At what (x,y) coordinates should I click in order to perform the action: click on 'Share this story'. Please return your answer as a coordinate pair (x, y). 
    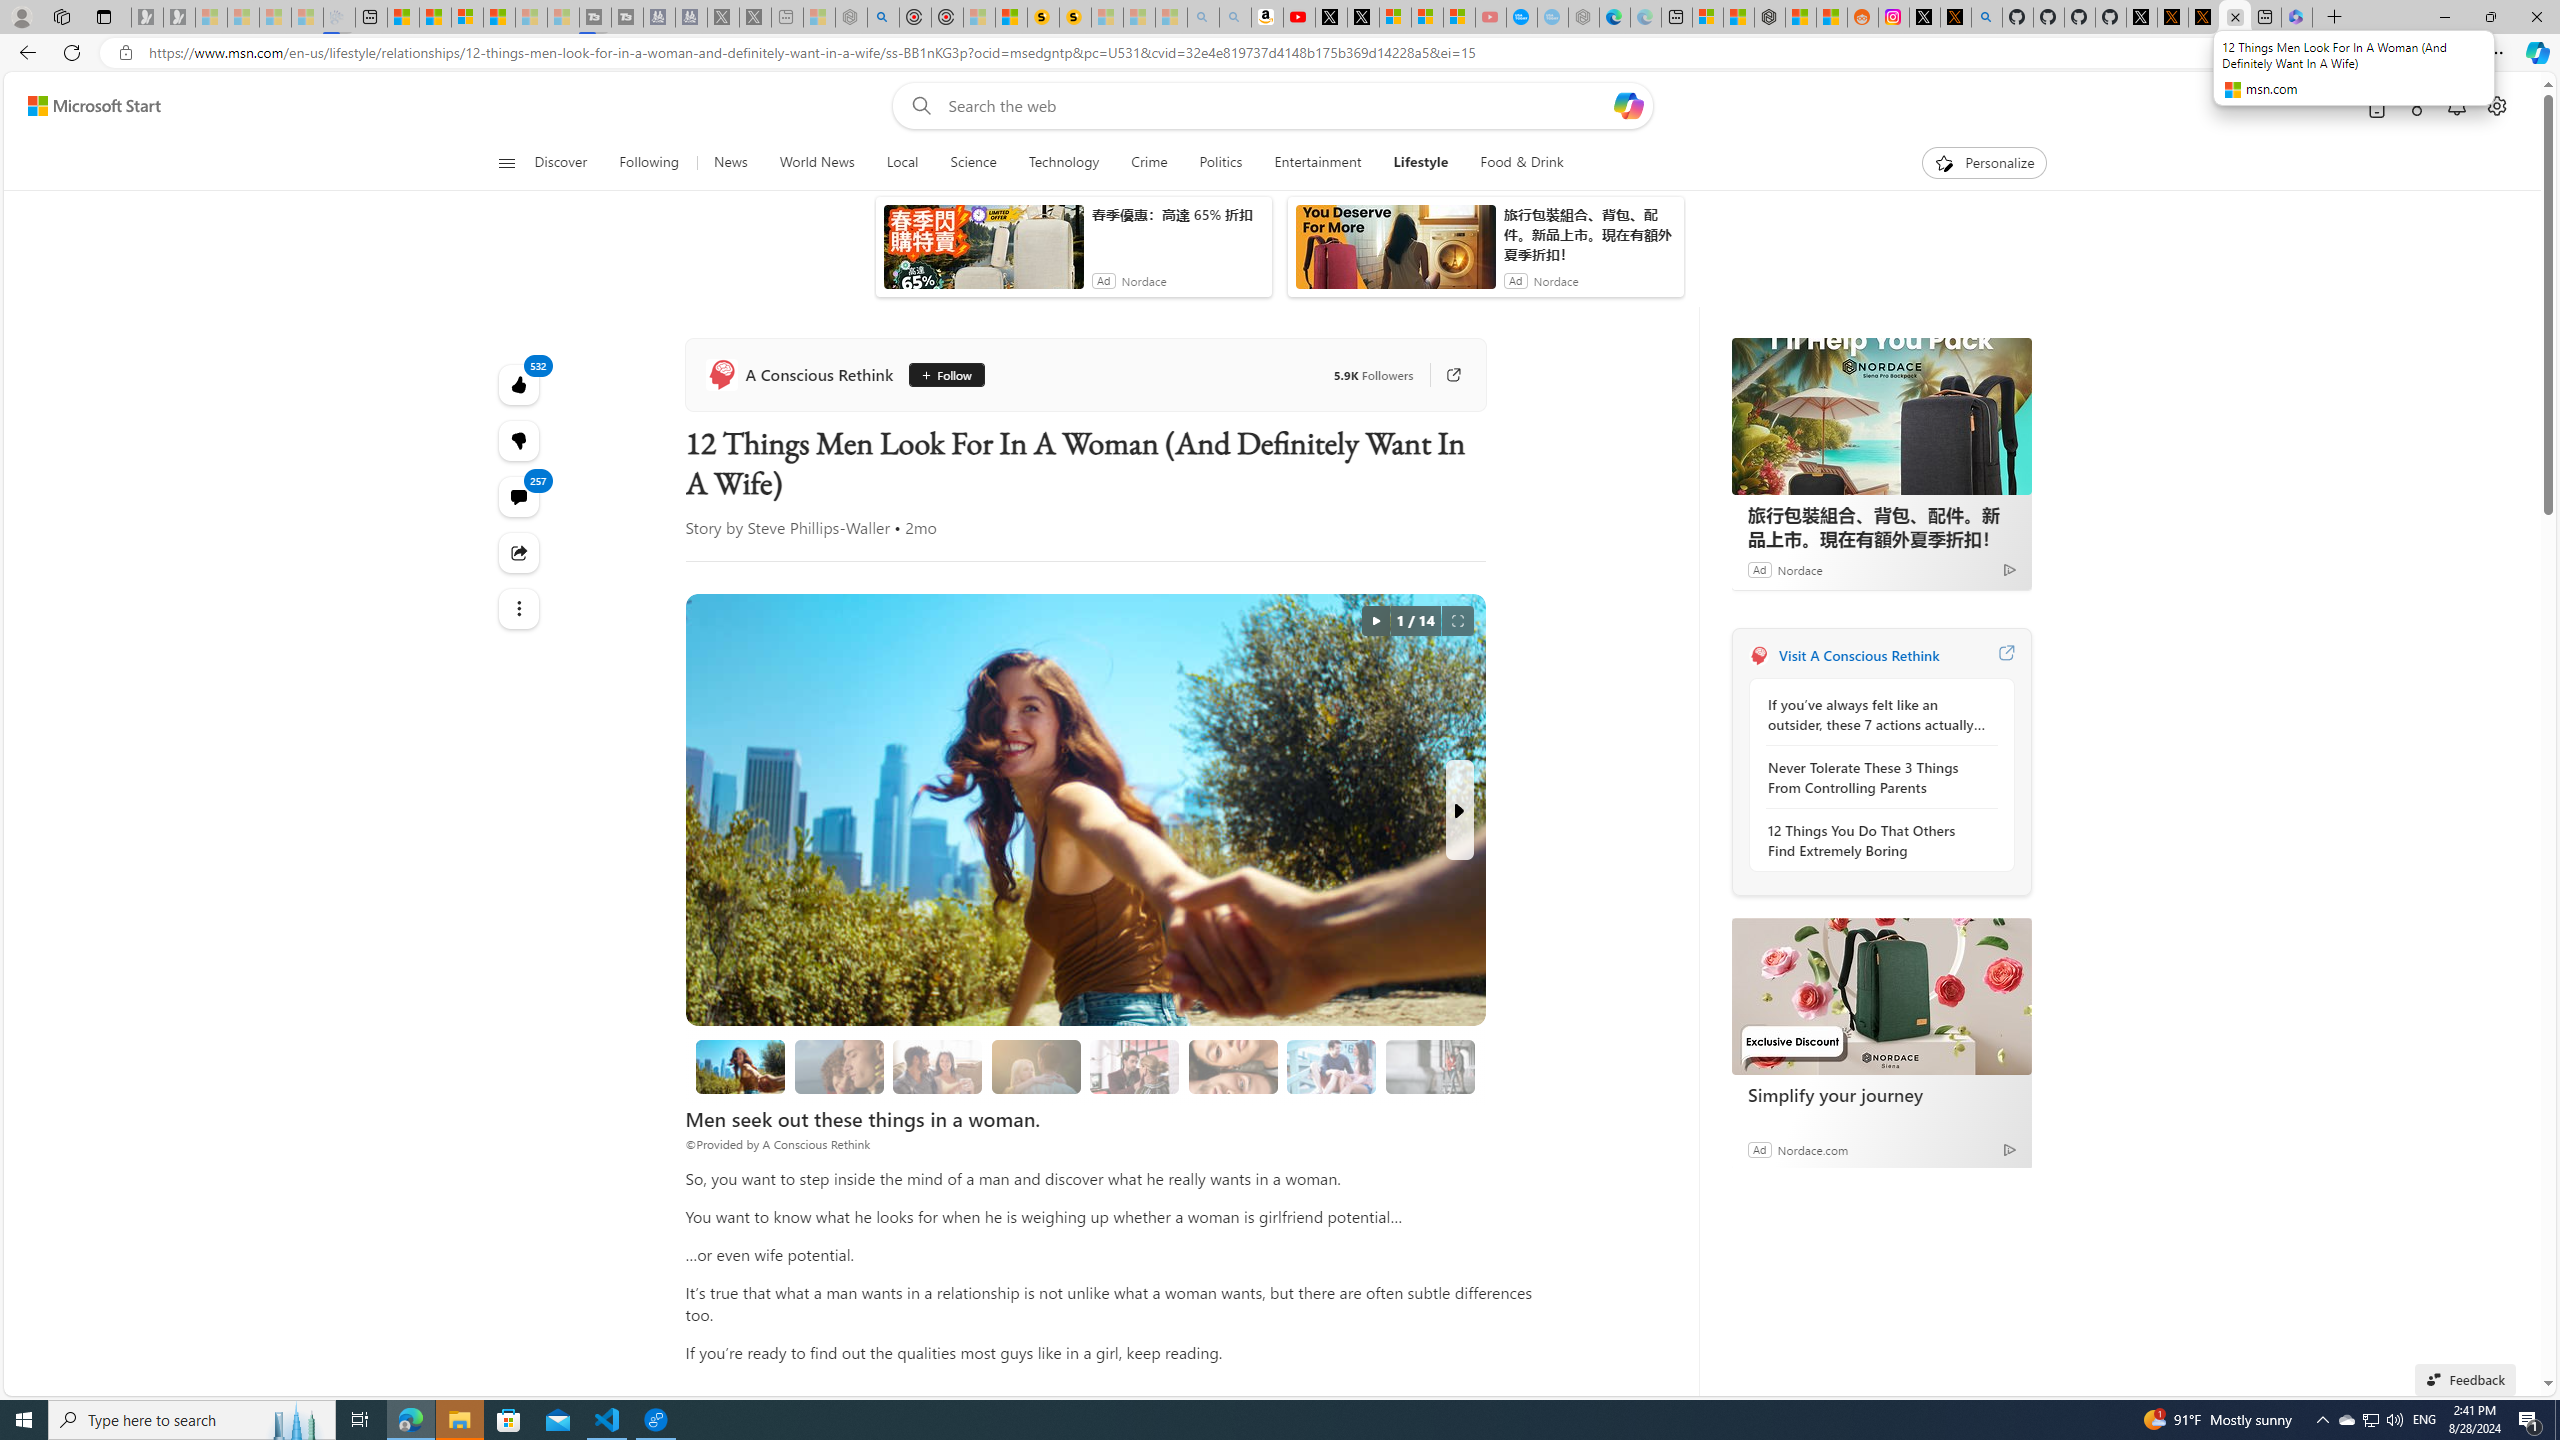
    Looking at the image, I should click on (518, 551).